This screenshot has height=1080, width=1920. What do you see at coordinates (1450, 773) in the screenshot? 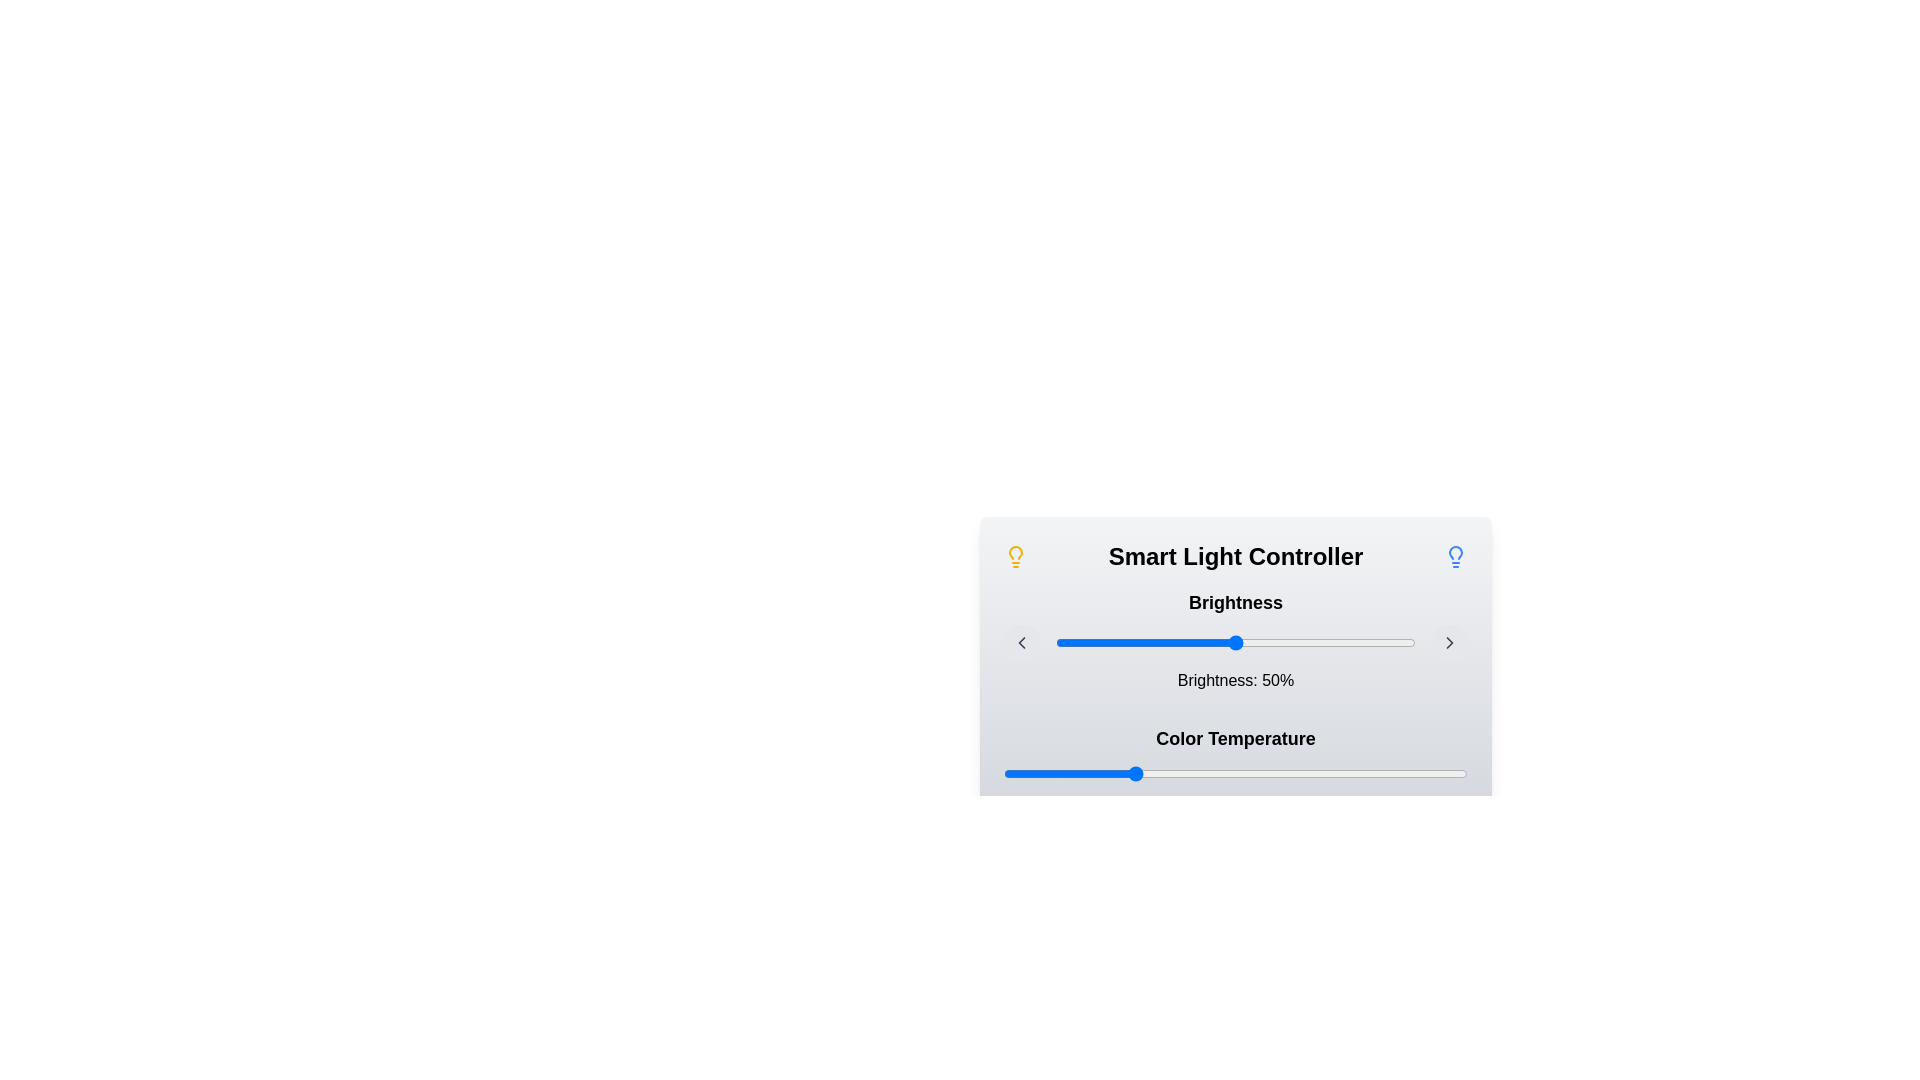
I see `the color temperature` at bounding box center [1450, 773].